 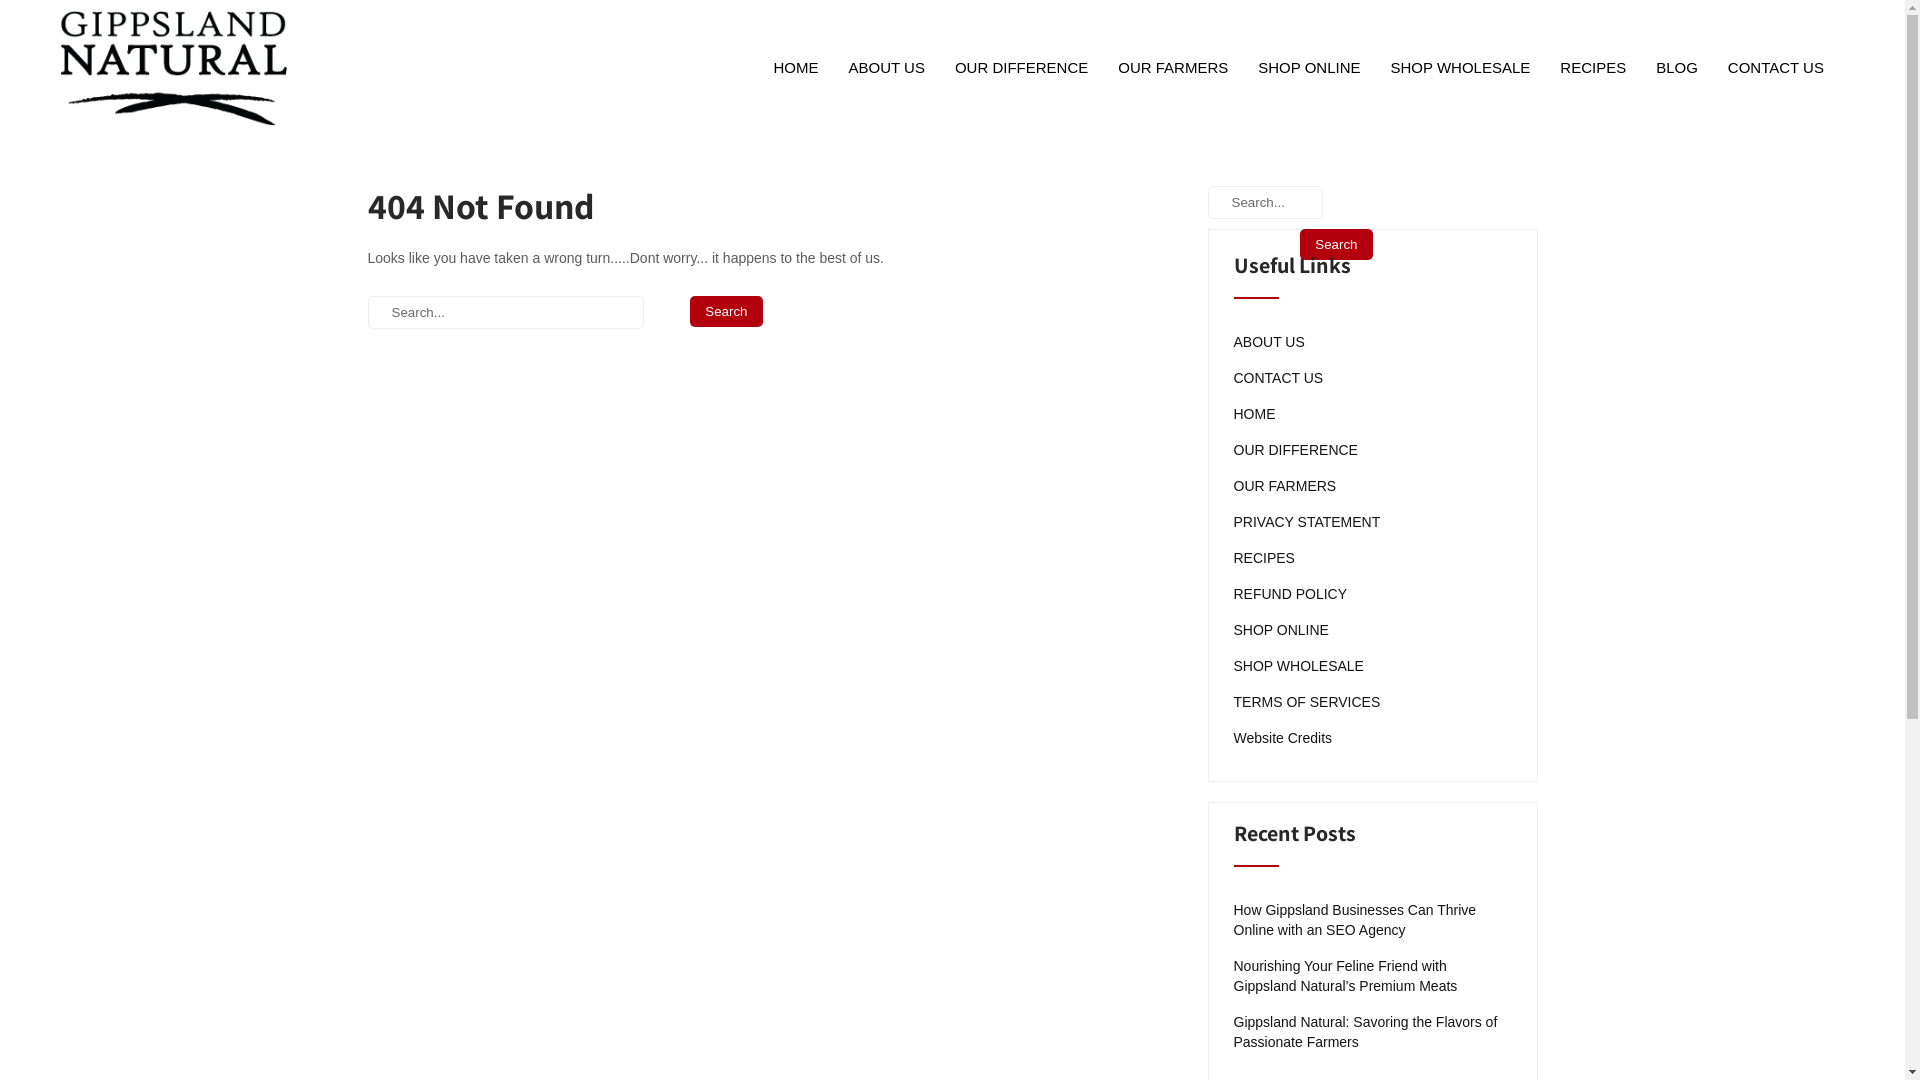 I want to click on 'TERMS OF SERVICES', so click(x=1307, y=701).